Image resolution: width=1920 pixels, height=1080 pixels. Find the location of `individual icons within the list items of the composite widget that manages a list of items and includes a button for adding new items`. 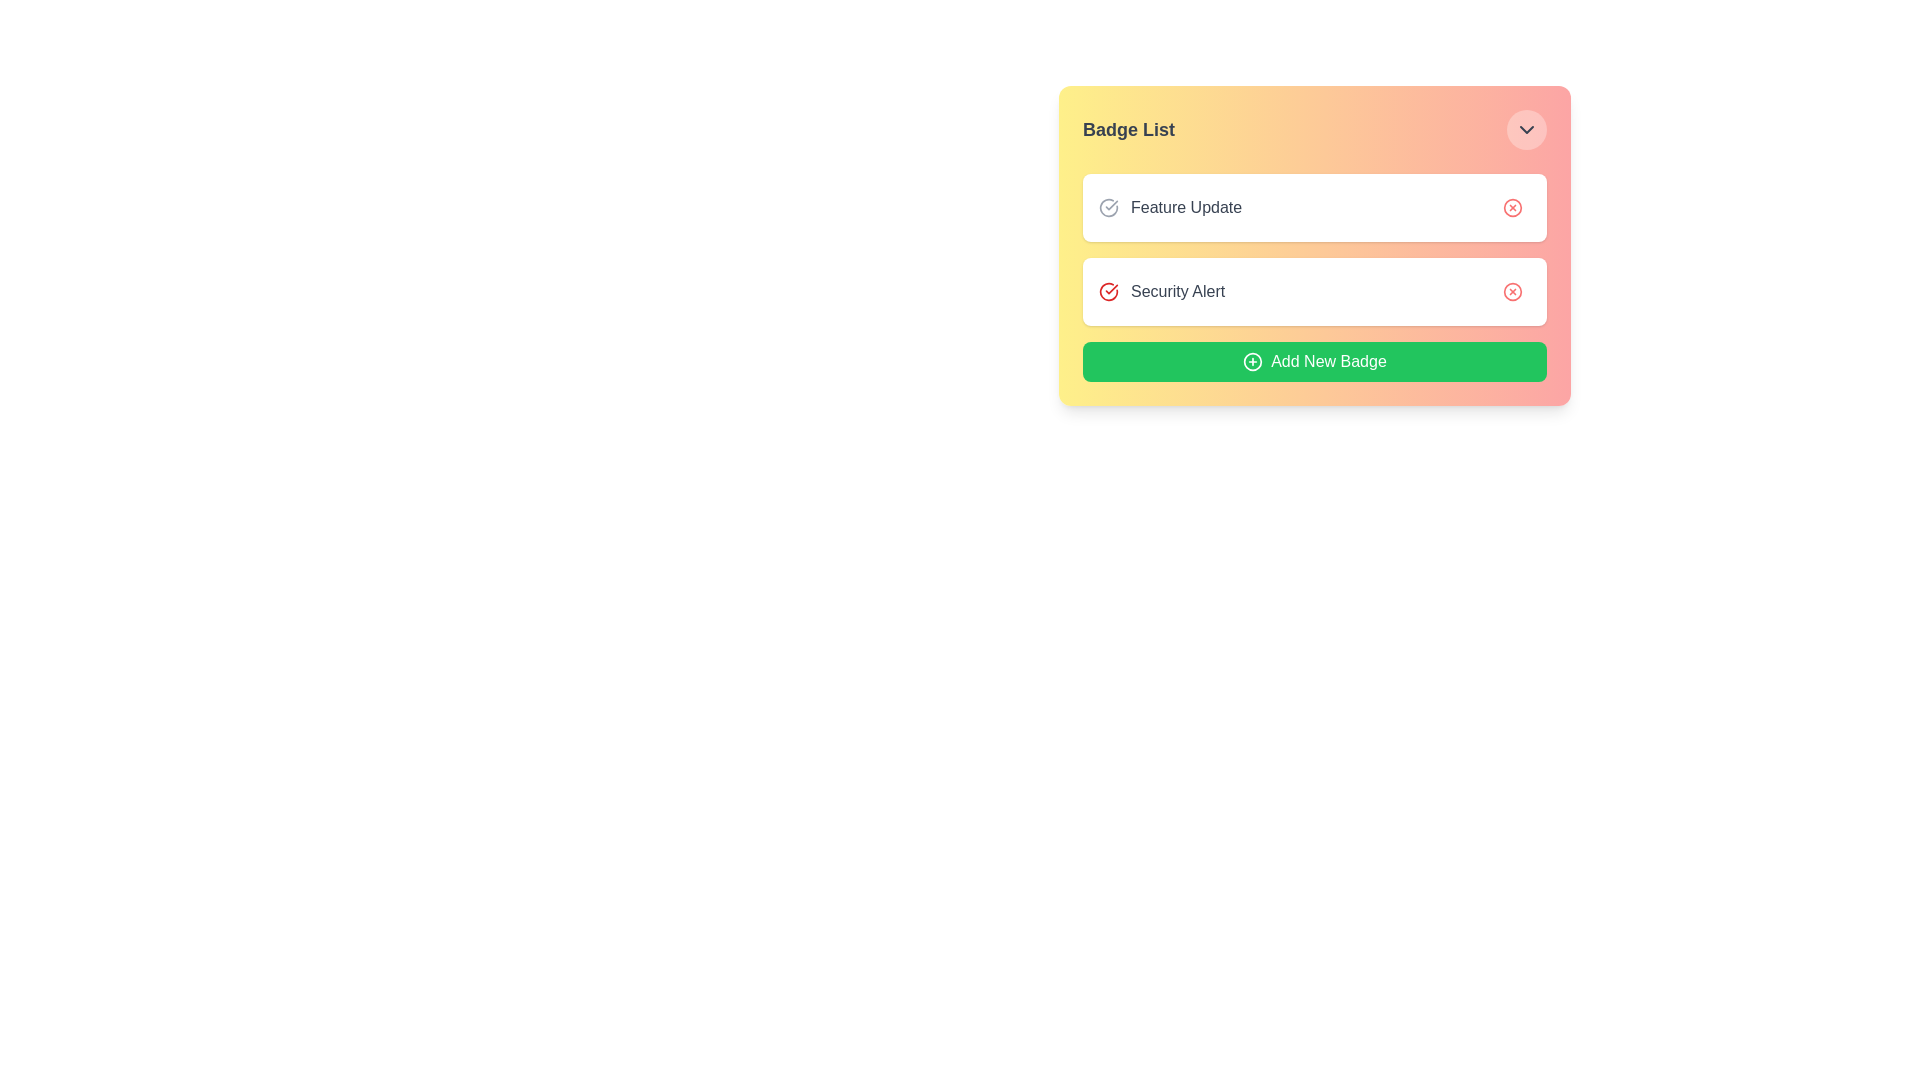

individual icons within the list items of the composite widget that manages a list of items and includes a button for adding new items is located at coordinates (1315, 245).